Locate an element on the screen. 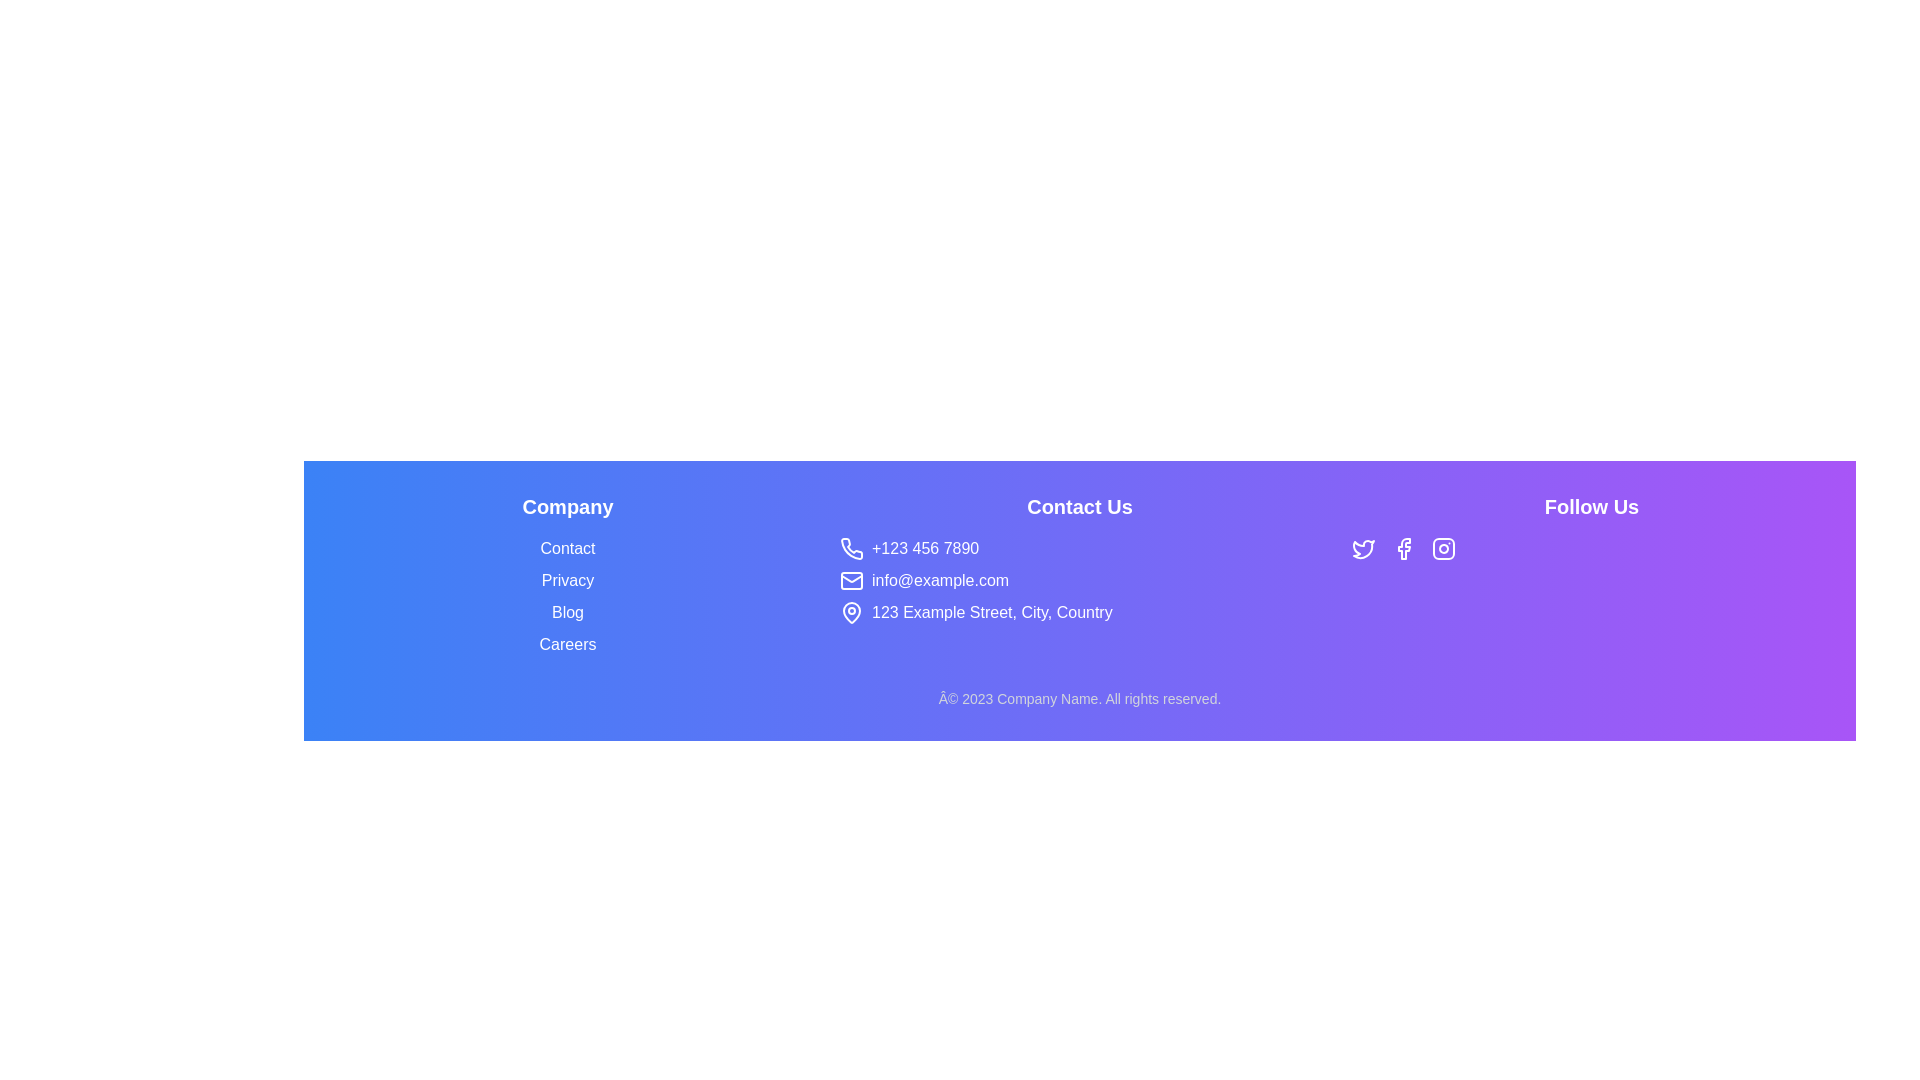 This screenshot has width=1920, height=1080. the 'Privacy' hyperlink located in the left section of the footer is located at coordinates (566, 580).